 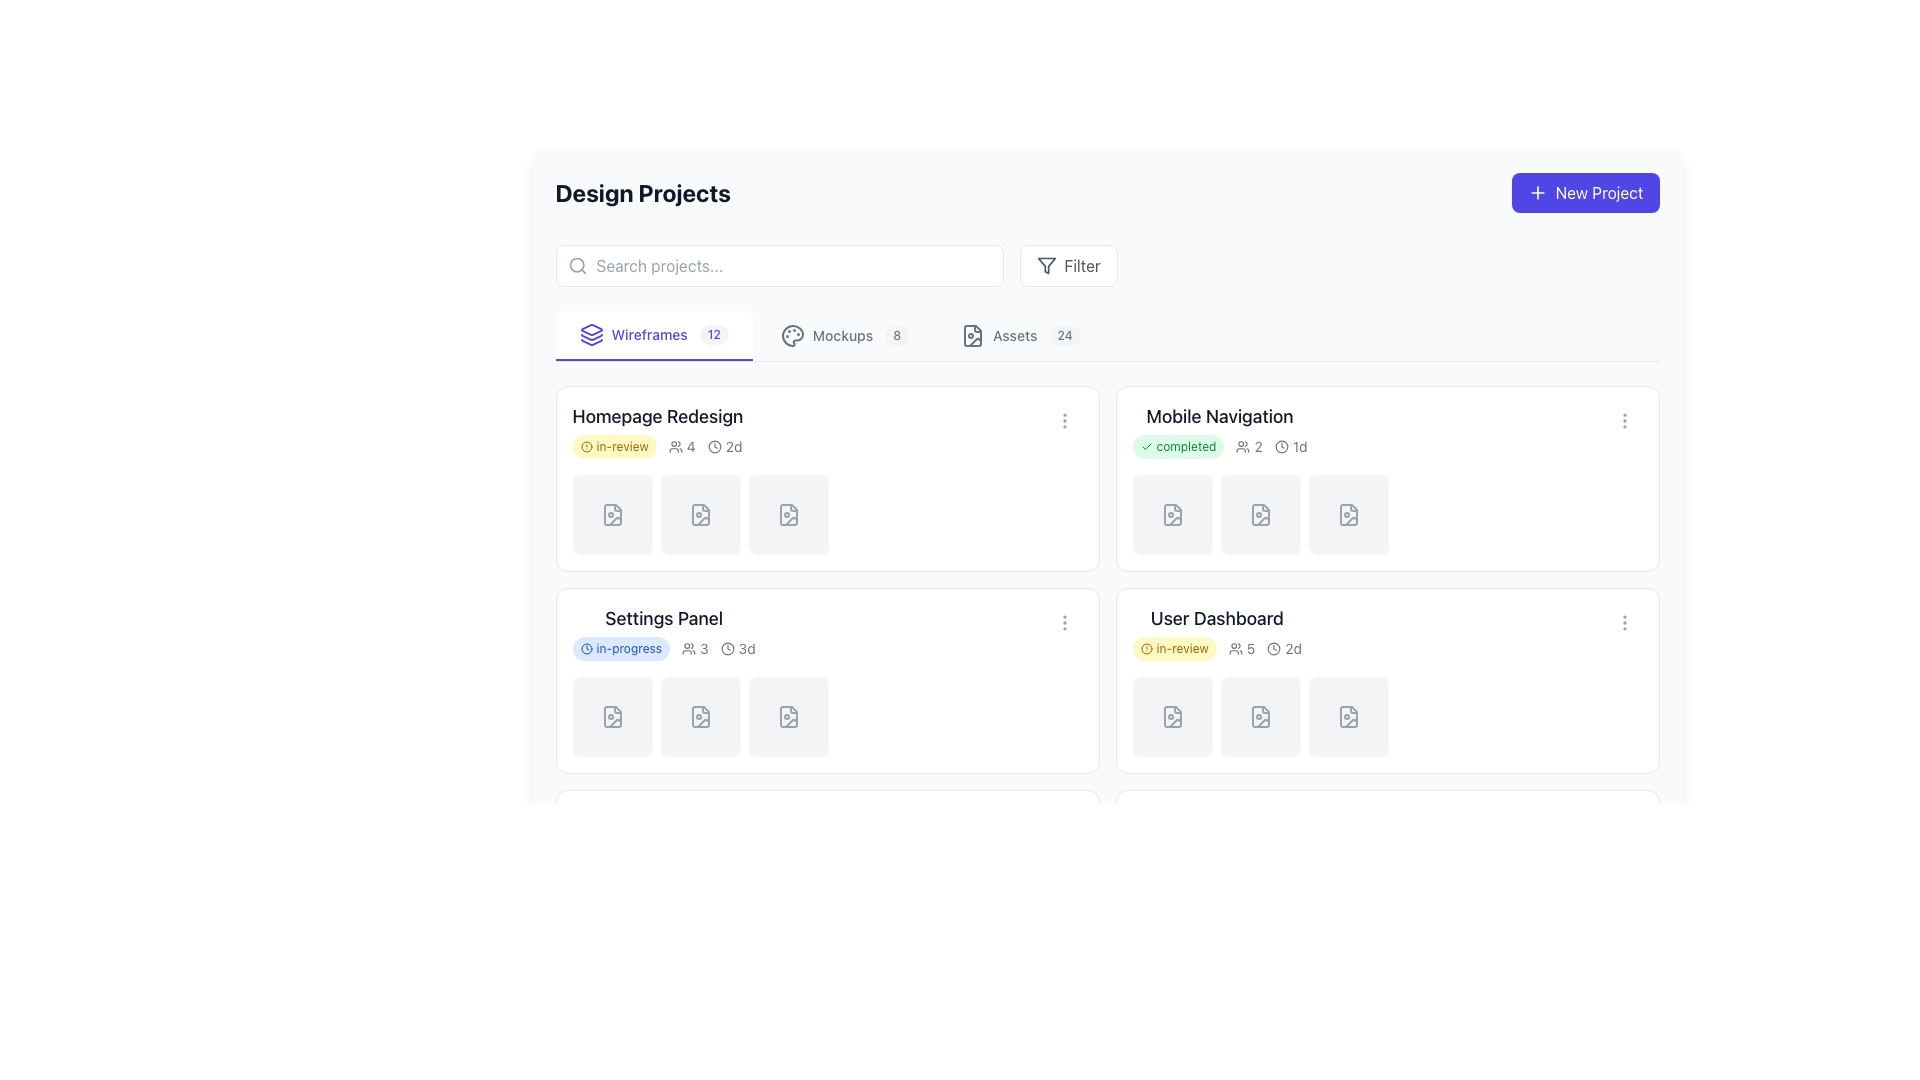 I want to click on the vertical ellipsis icon located in the top-right corner of the 'Homepage Redesign' card, so click(x=1063, y=419).